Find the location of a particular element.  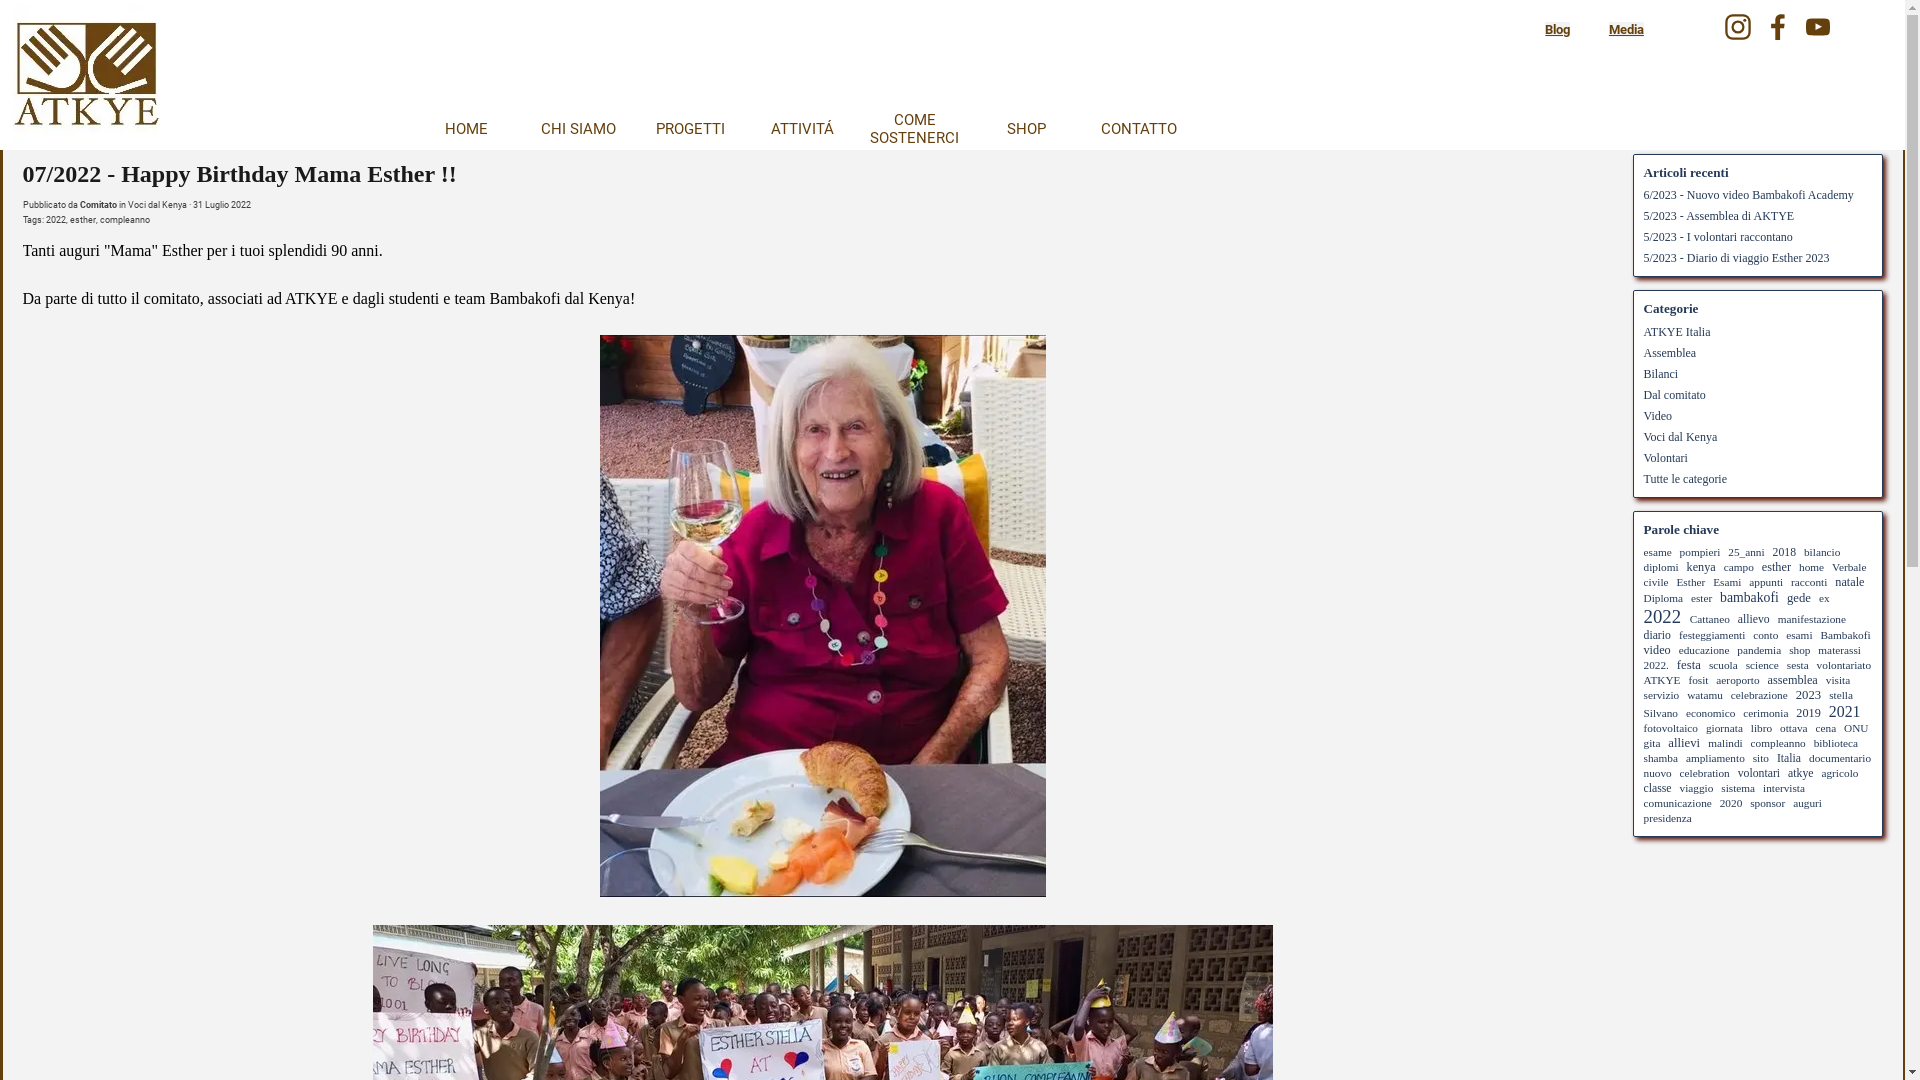

'diplomi' is located at coordinates (1661, 567).